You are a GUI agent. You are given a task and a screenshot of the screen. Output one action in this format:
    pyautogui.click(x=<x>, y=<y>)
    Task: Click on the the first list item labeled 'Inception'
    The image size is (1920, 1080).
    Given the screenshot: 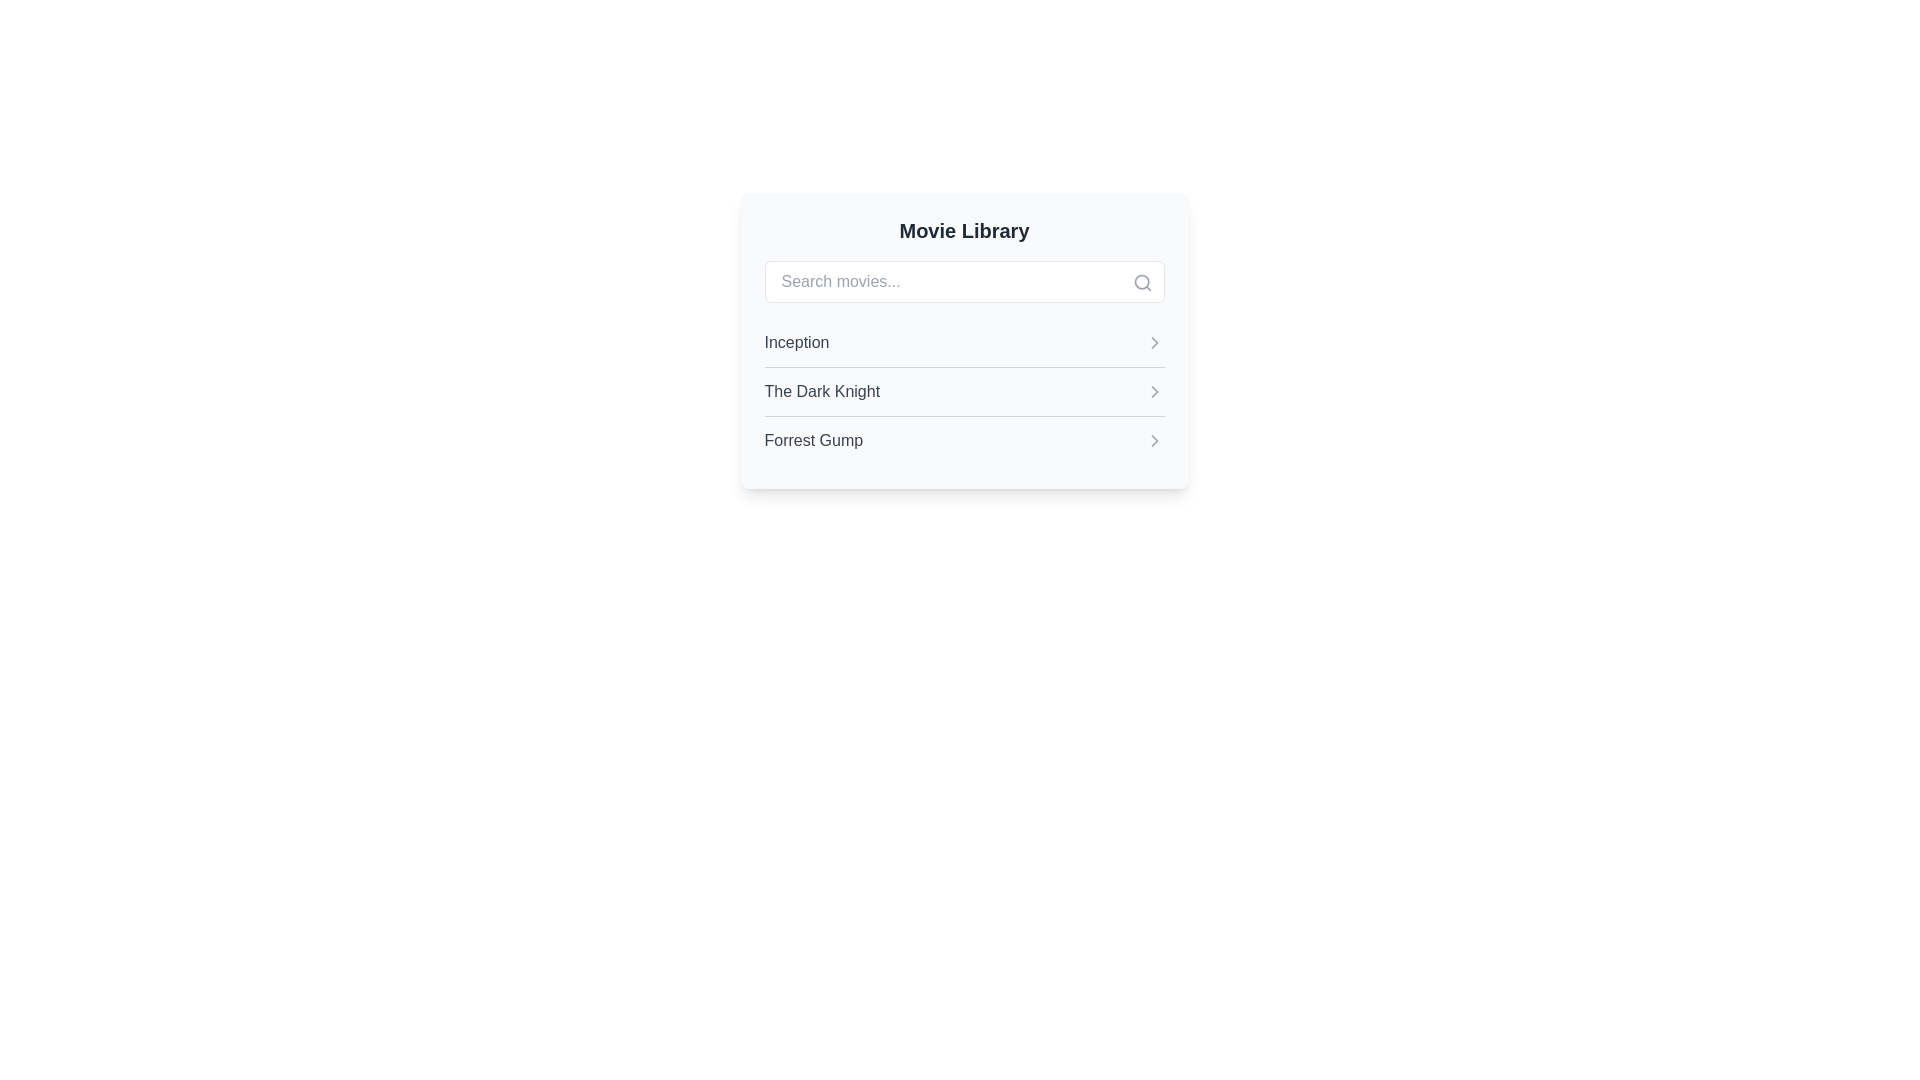 What is the action you would take?
    pyautogui.click(x=964, y=342)
    